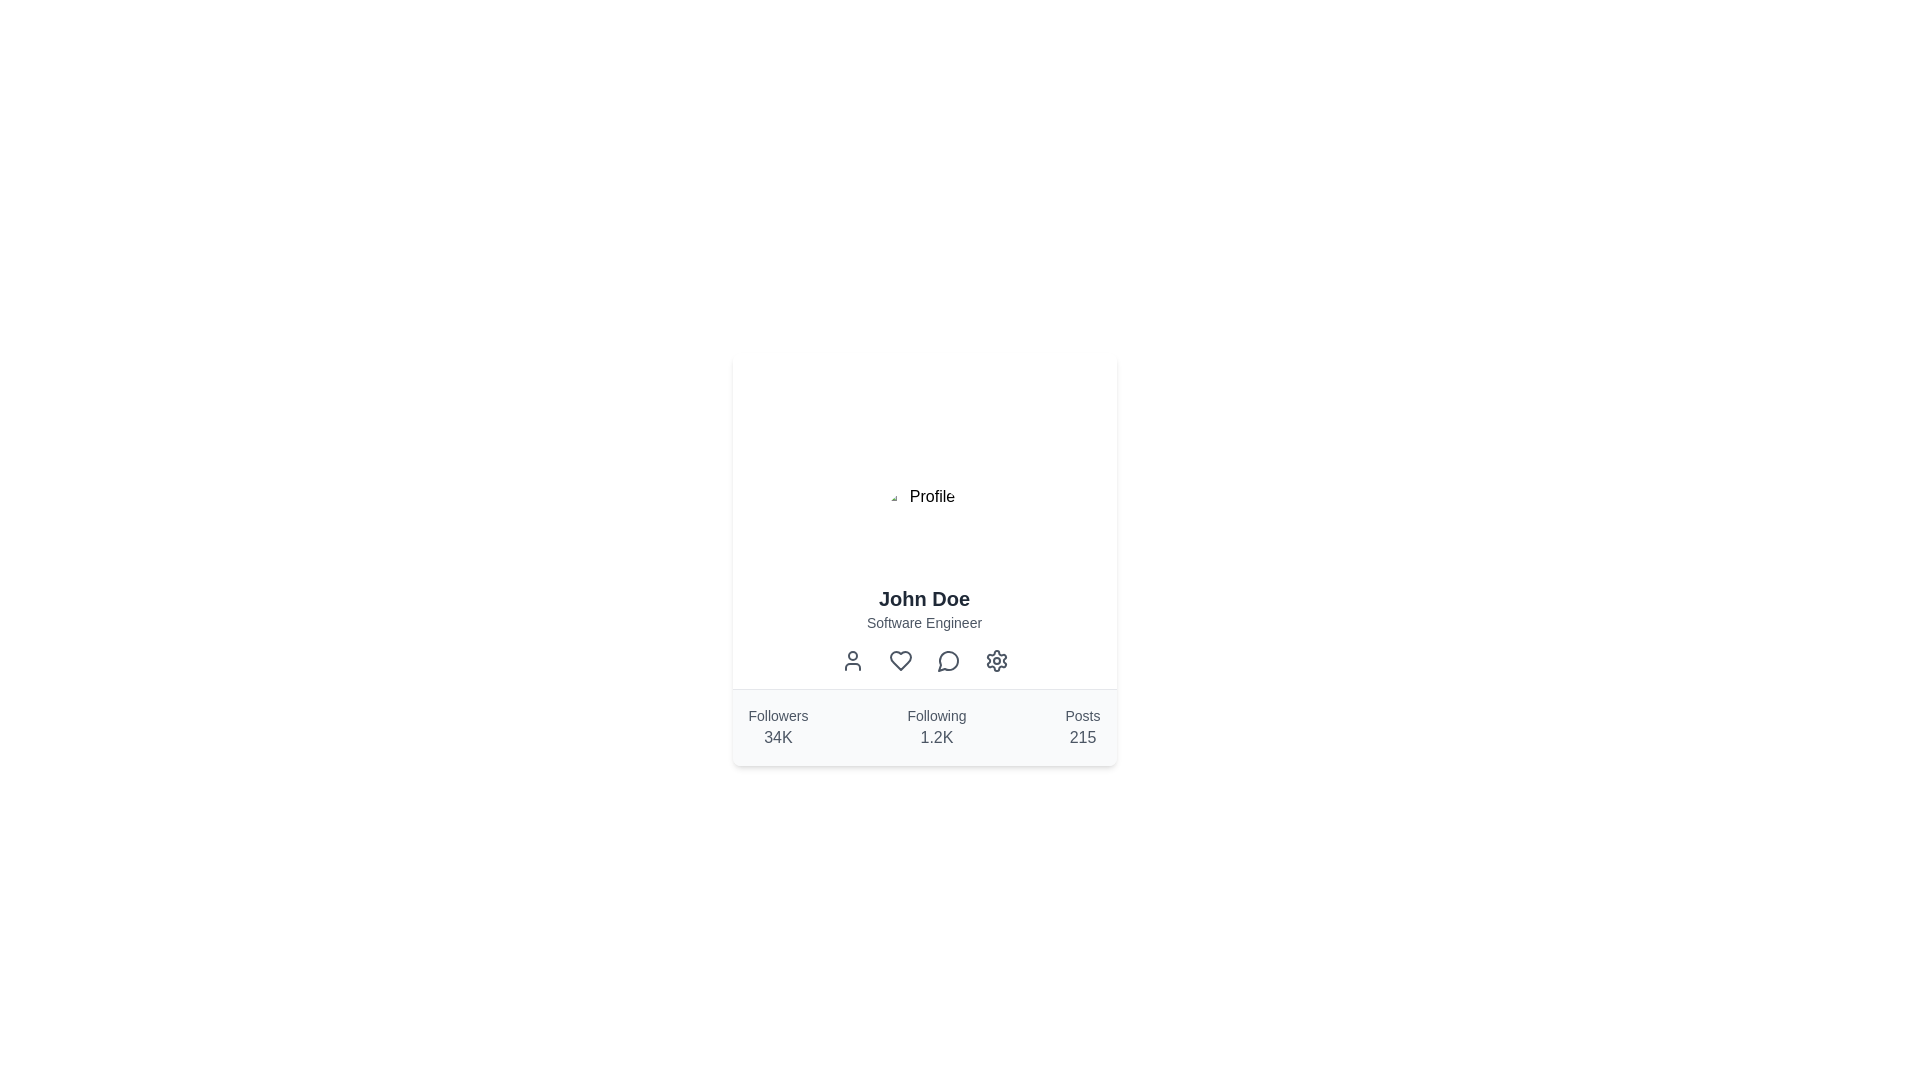  What do you see at coordinates (947, 660) in the screenshot?
I see `the third icon button in the row, which initiates a messaging function or allows viewing messages` at bounding box center [947, 660].